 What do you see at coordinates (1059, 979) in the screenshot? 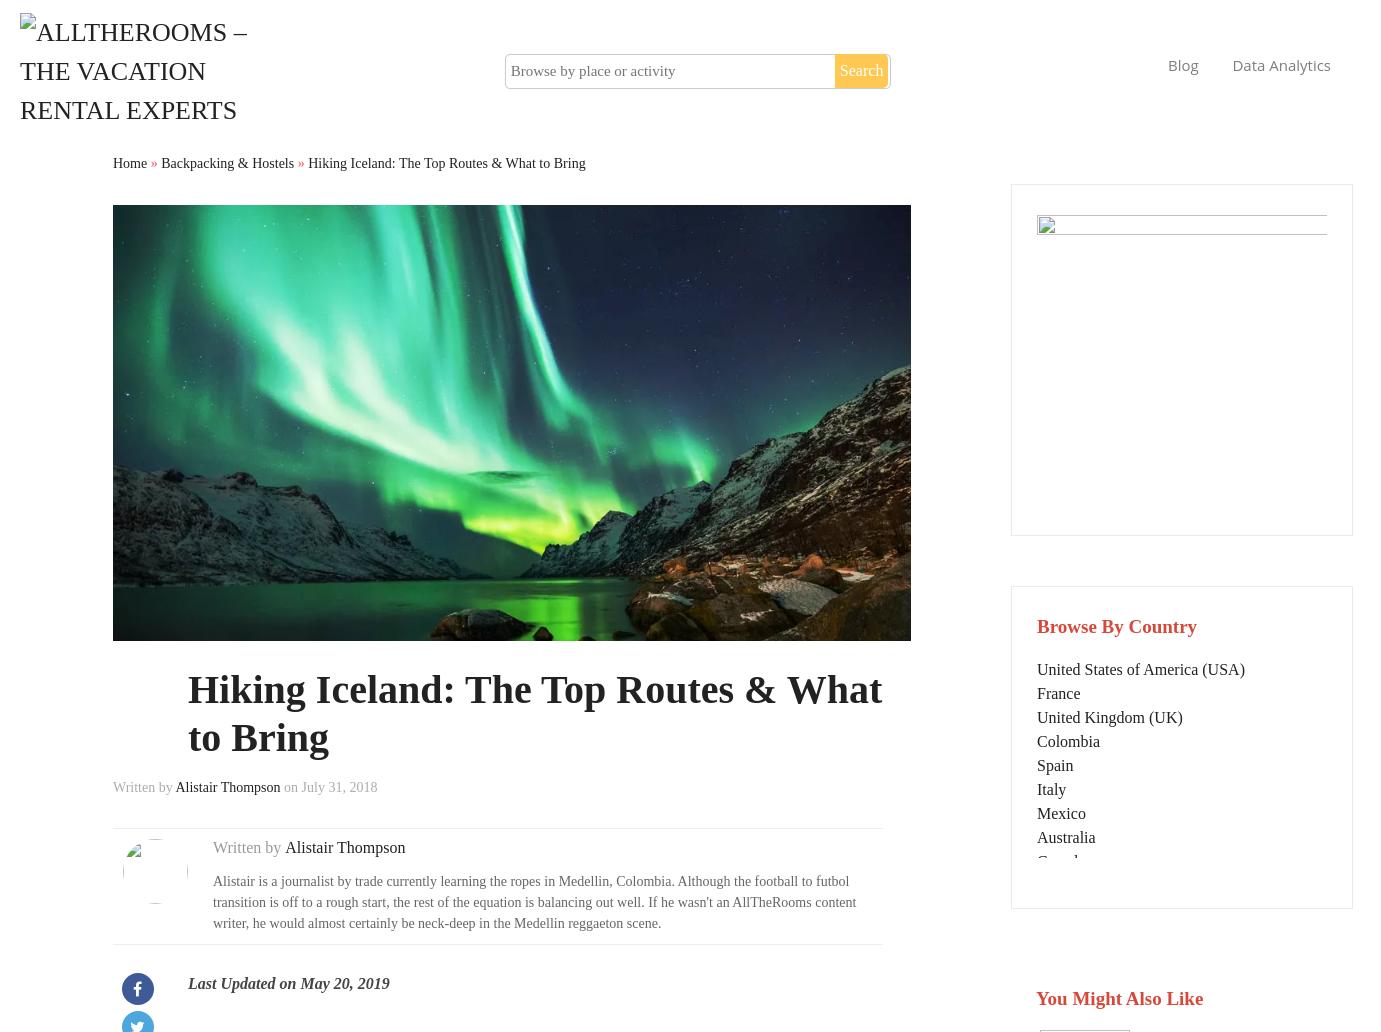
I see `'Greece'` at bounding box center [1059, 979].